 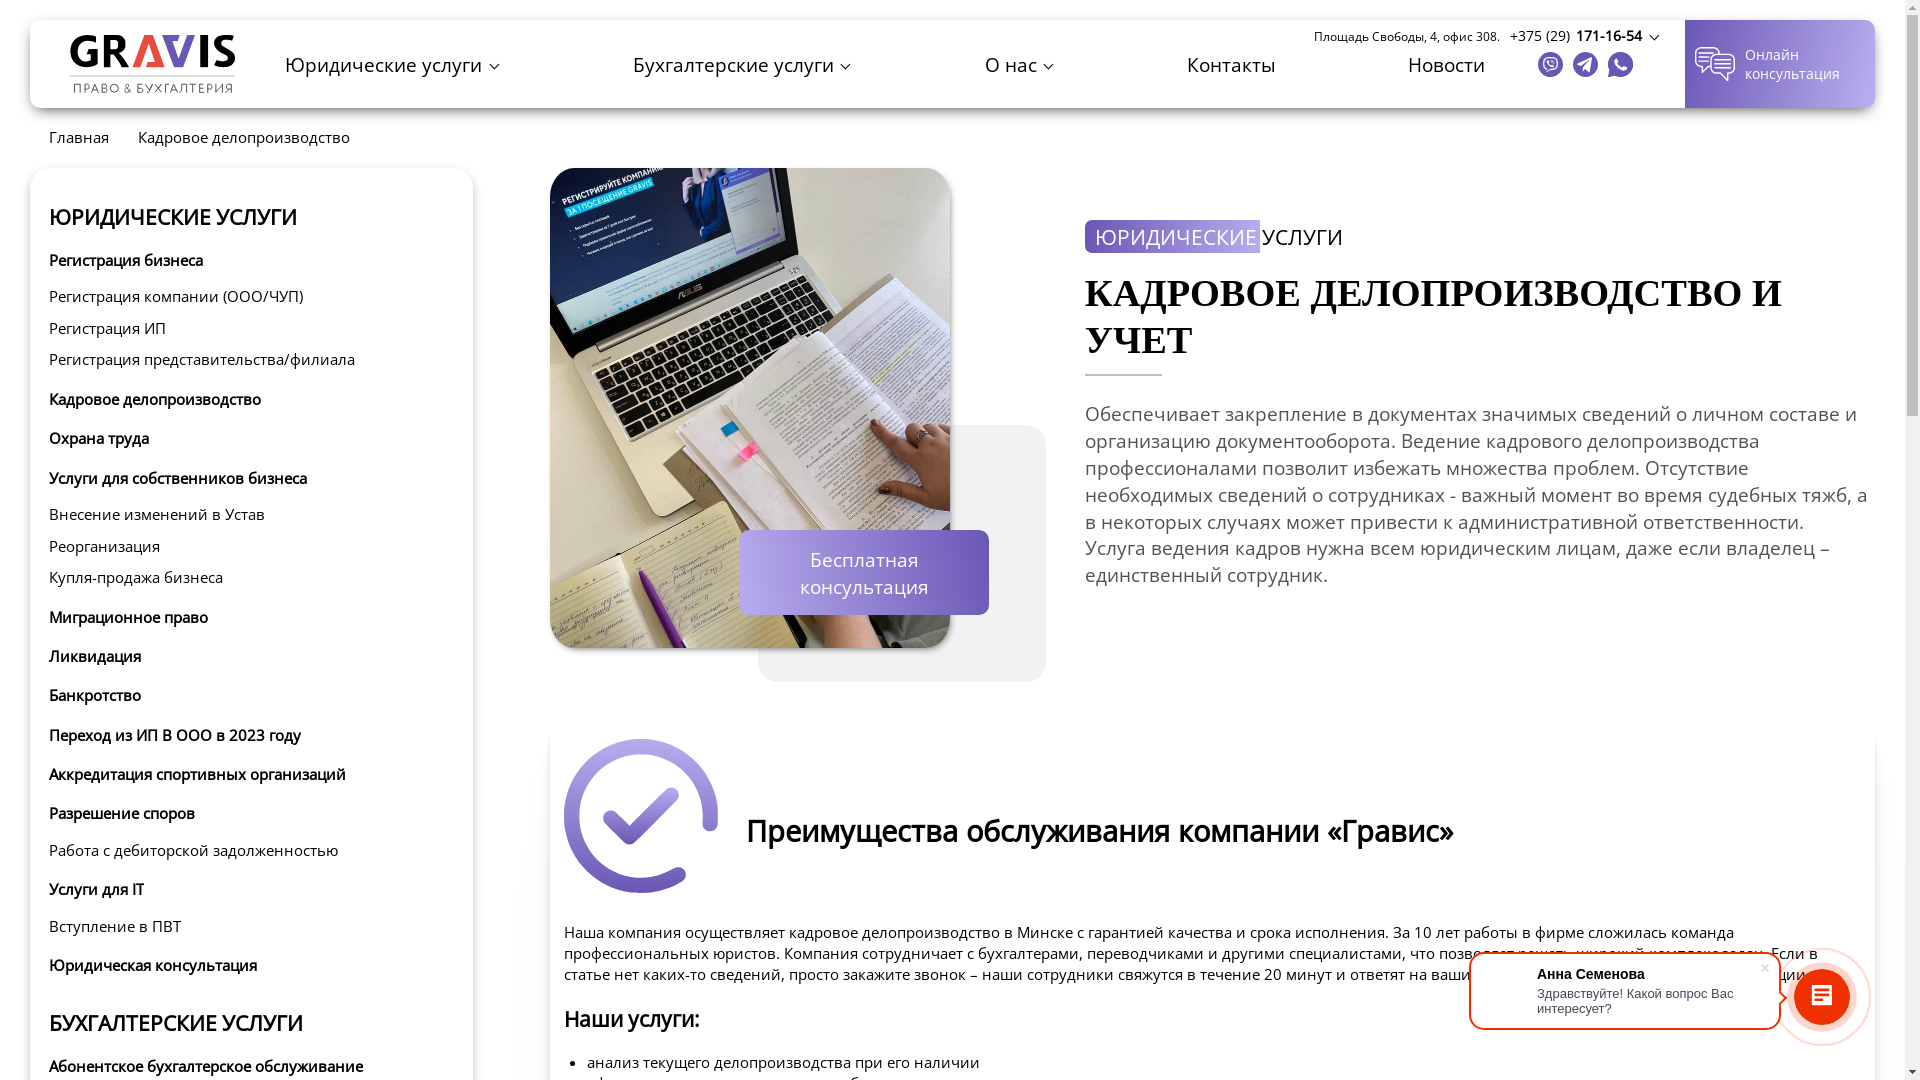 What do you see at coordinates (1583, 35) in the screenshot?
I see `'+375 (29)` at bounding box center [1583, 35].